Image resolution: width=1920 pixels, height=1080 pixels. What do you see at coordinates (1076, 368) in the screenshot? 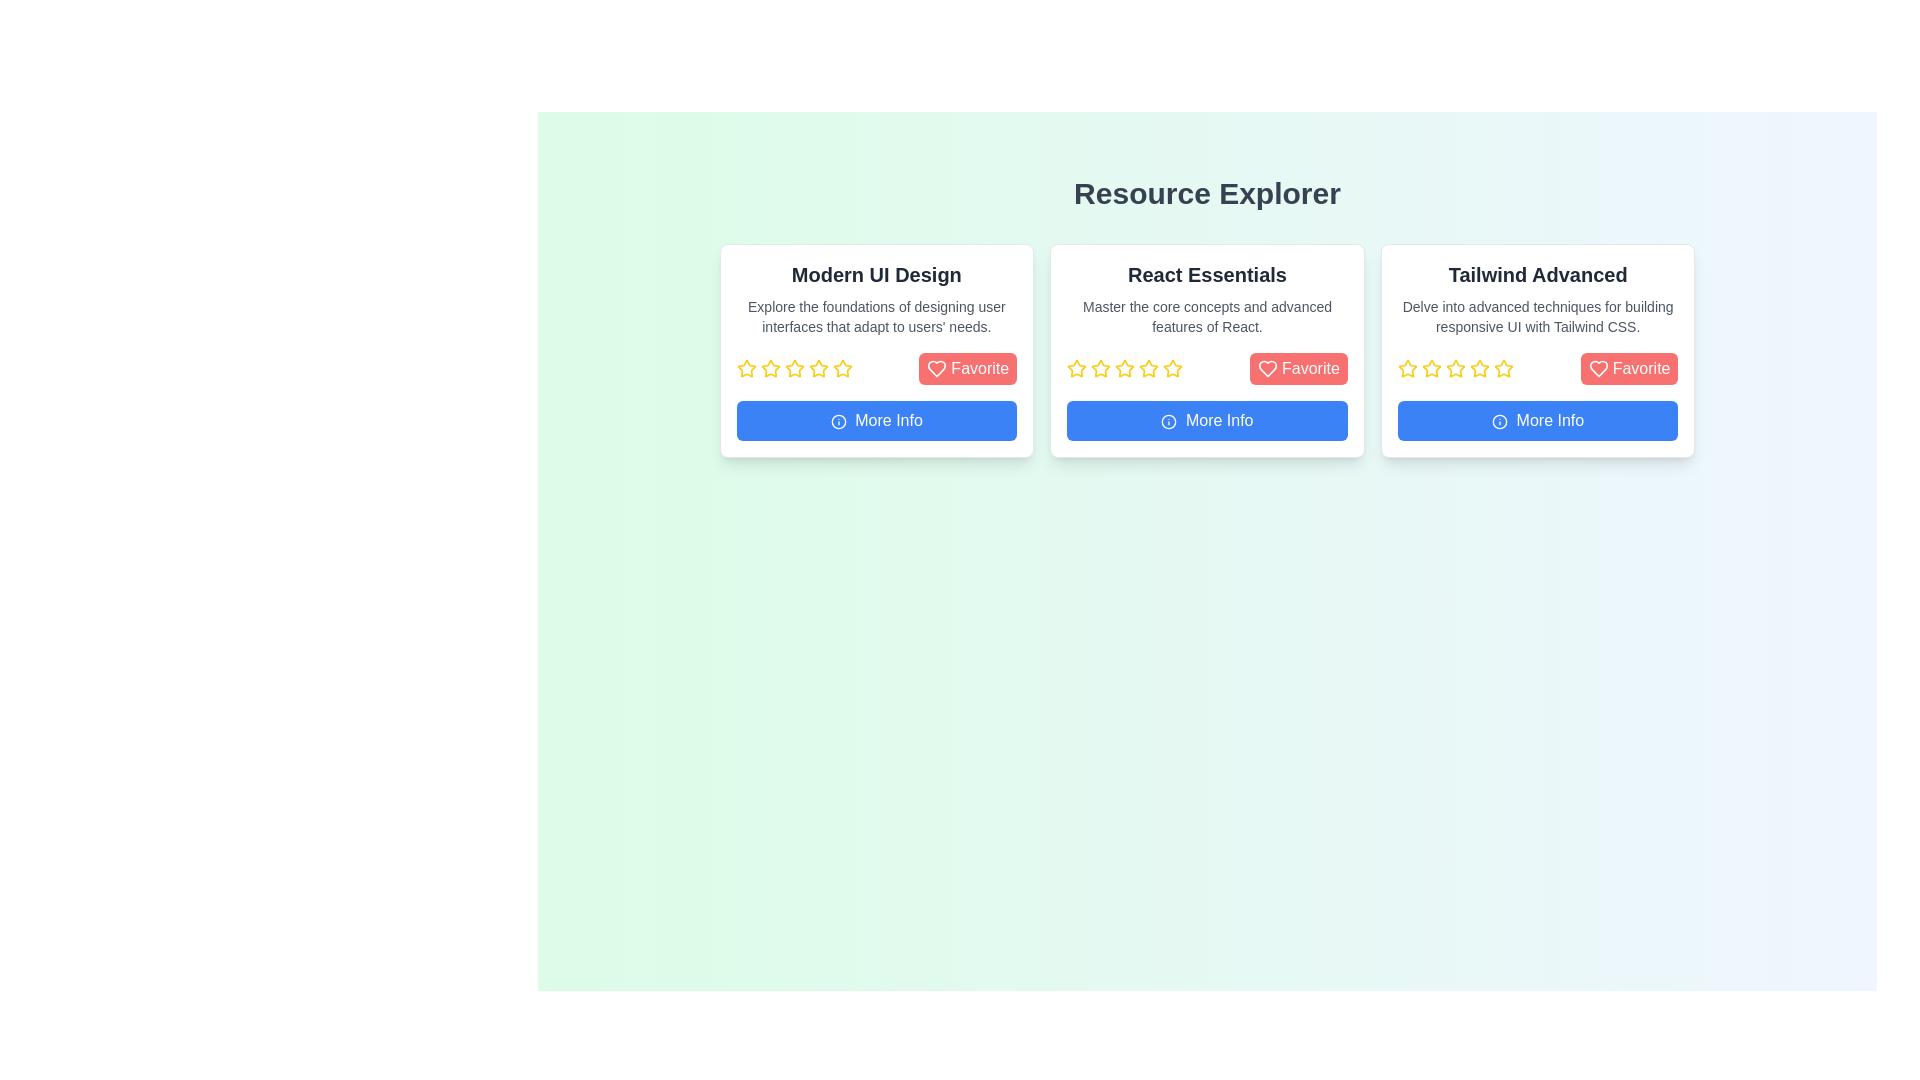
I see `the second star icon with a yellow border in the 'React Essentials' section` at bounding box center [1076, 368].